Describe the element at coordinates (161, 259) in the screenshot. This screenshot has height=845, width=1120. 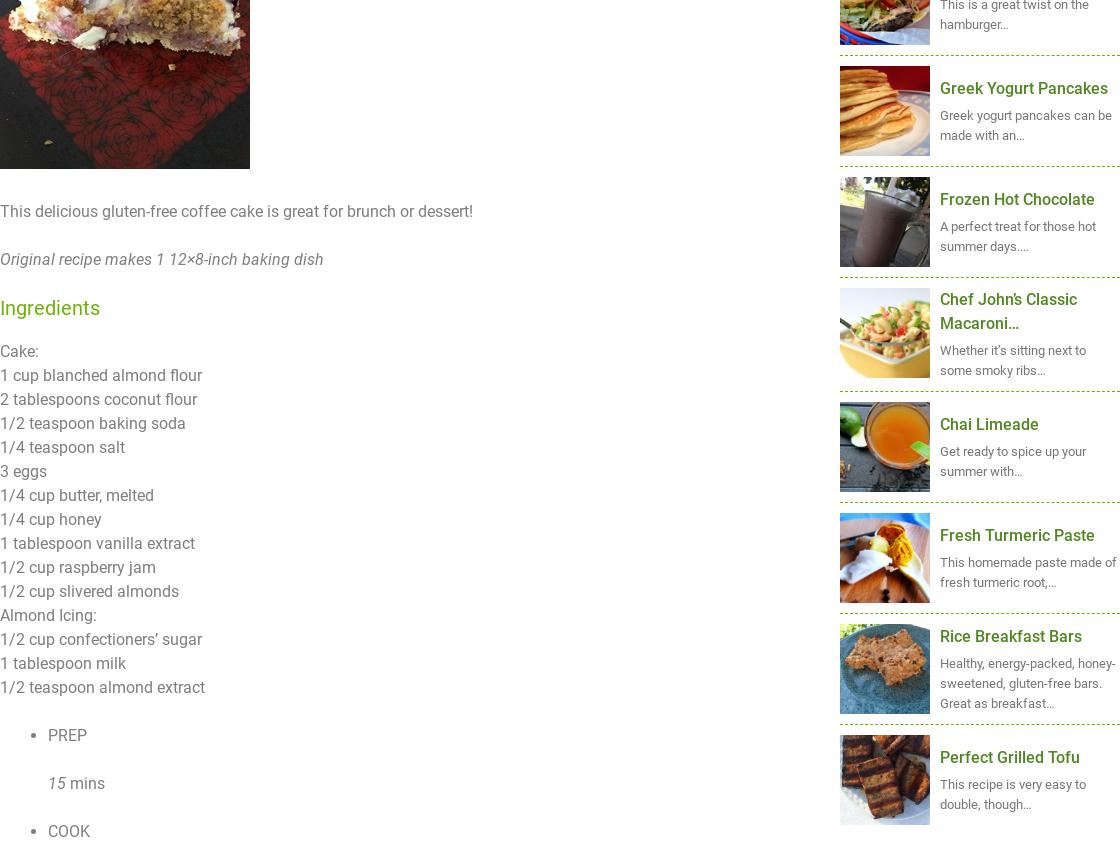
I see `'Original recipe makes 1 12×8-inch baking dish'` at that location.